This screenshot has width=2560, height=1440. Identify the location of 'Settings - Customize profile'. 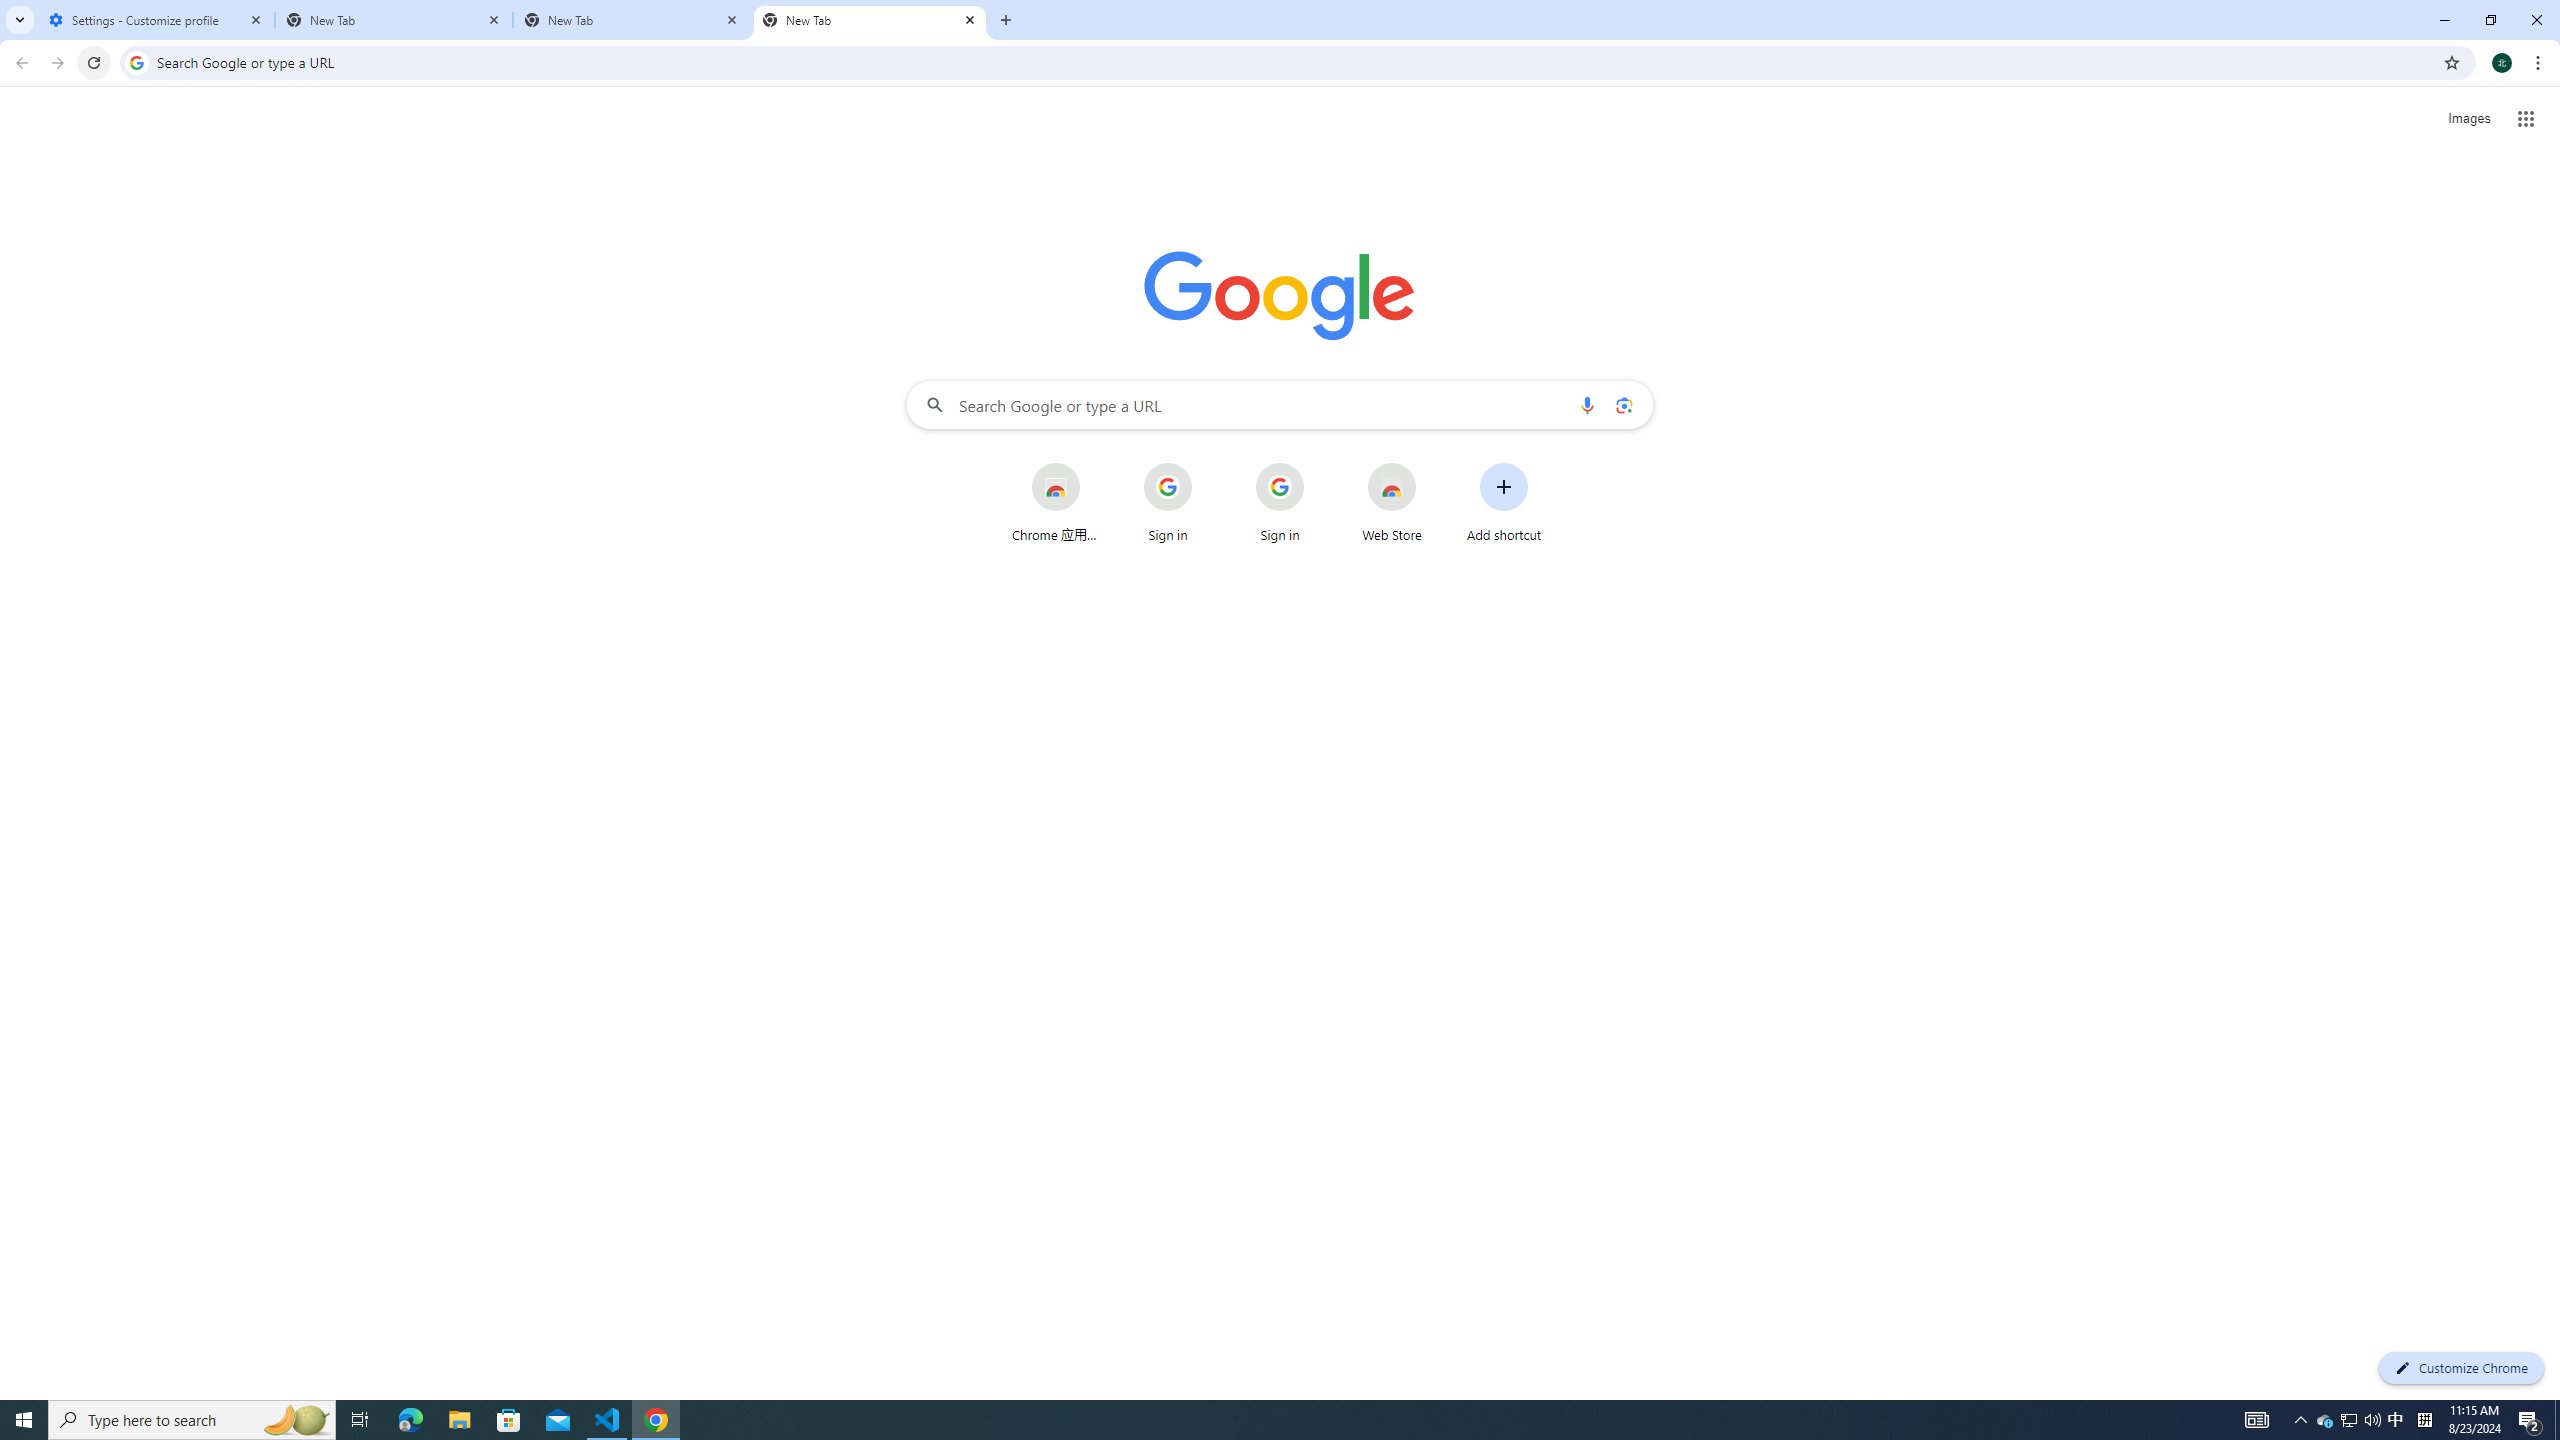
(155, 19).